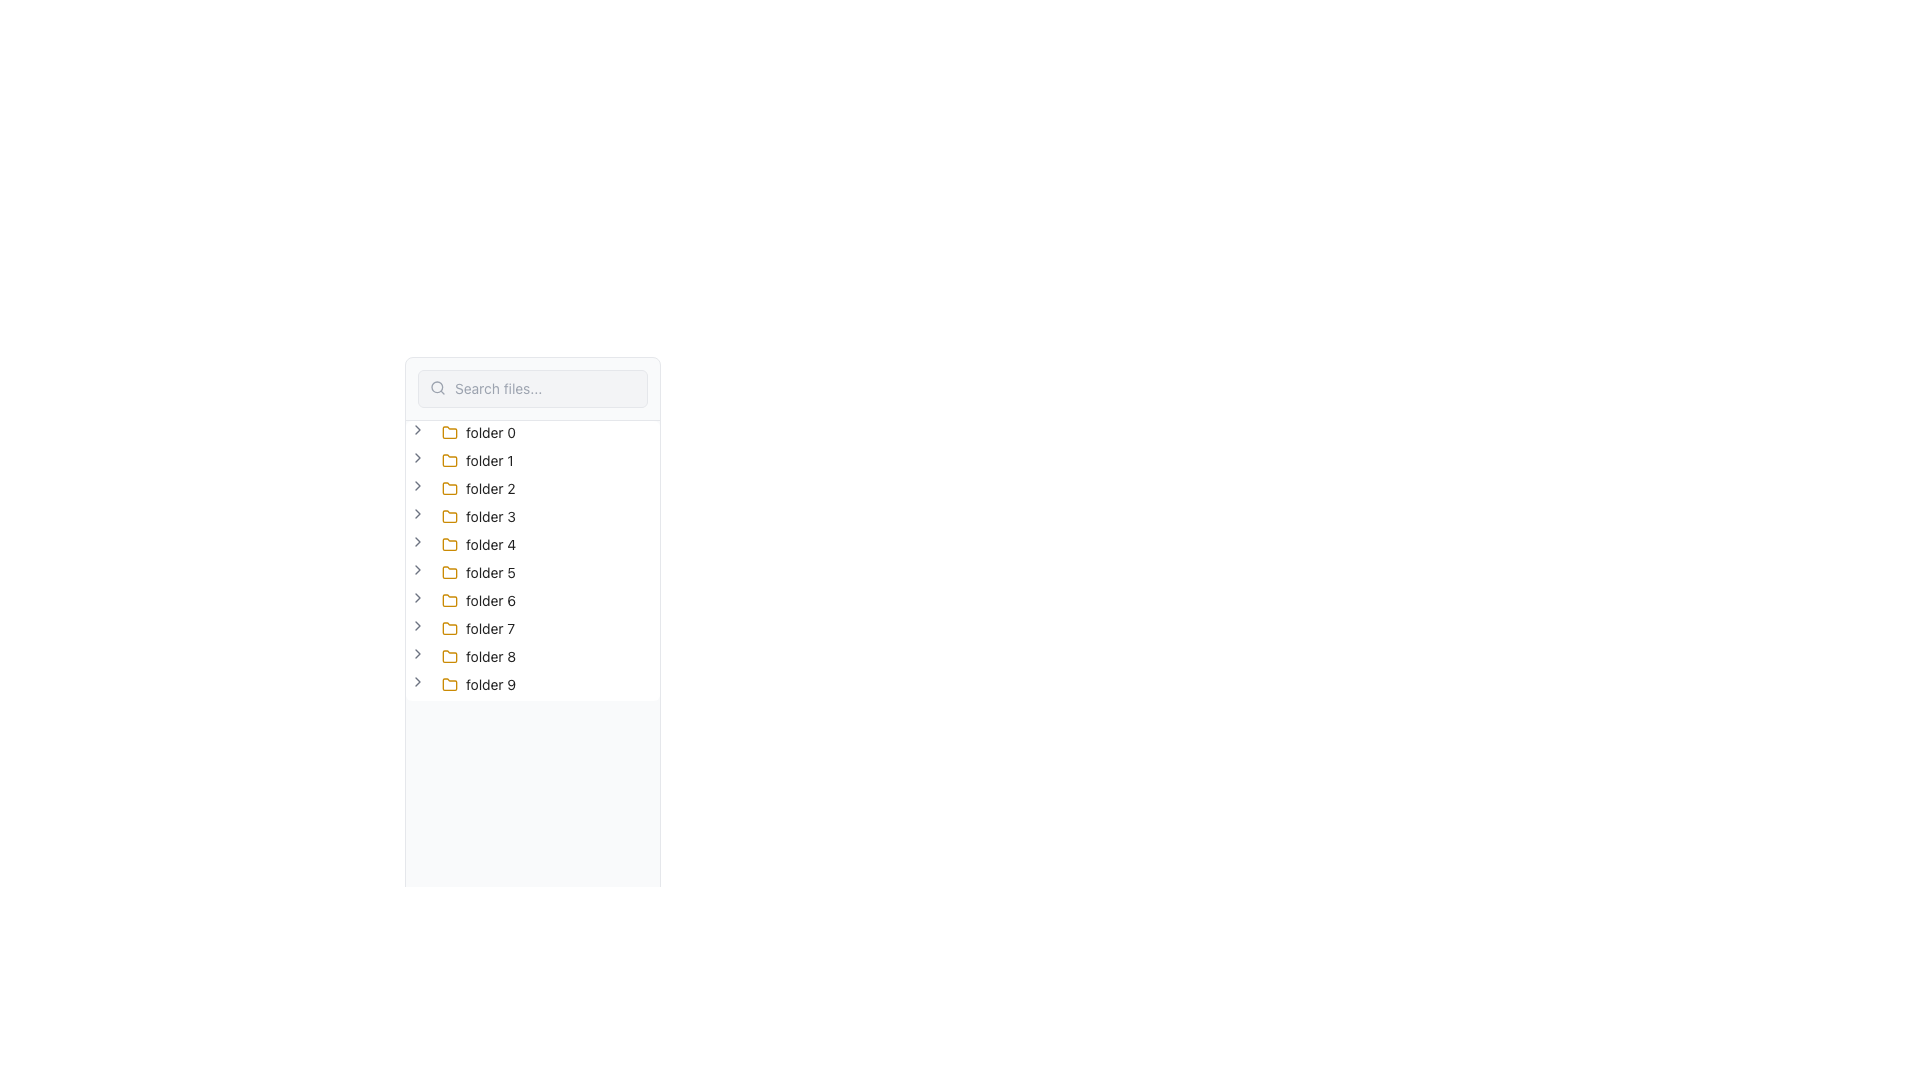 The width and height of the screenshot is (1920, 1080). What do you see at coordinates (476, 461) in the screenshot?
I see `the tree item representing the folder labeled 'folder 1', which is styled with a yellow folder icon and is the second item` at bounding box center [476, 461].